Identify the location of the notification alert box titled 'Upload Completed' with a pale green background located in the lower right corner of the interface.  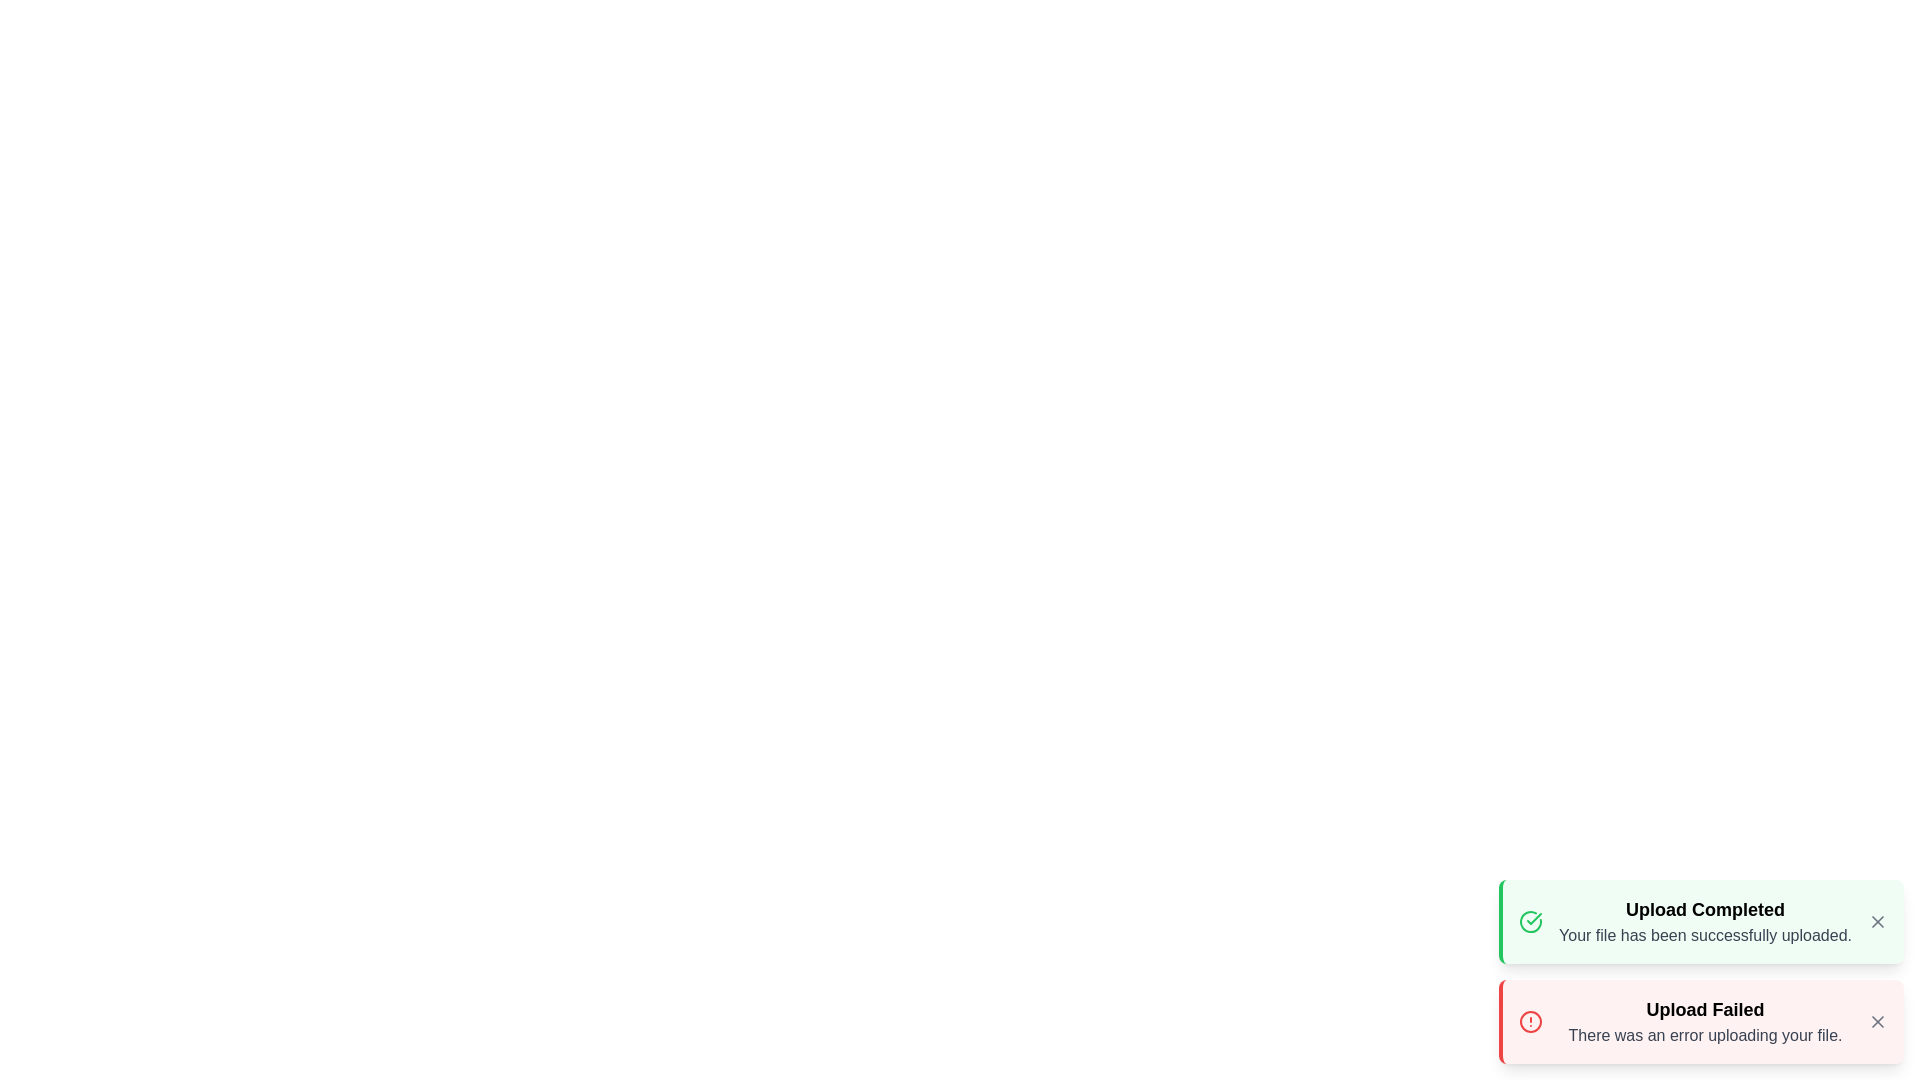
(1700, 921).